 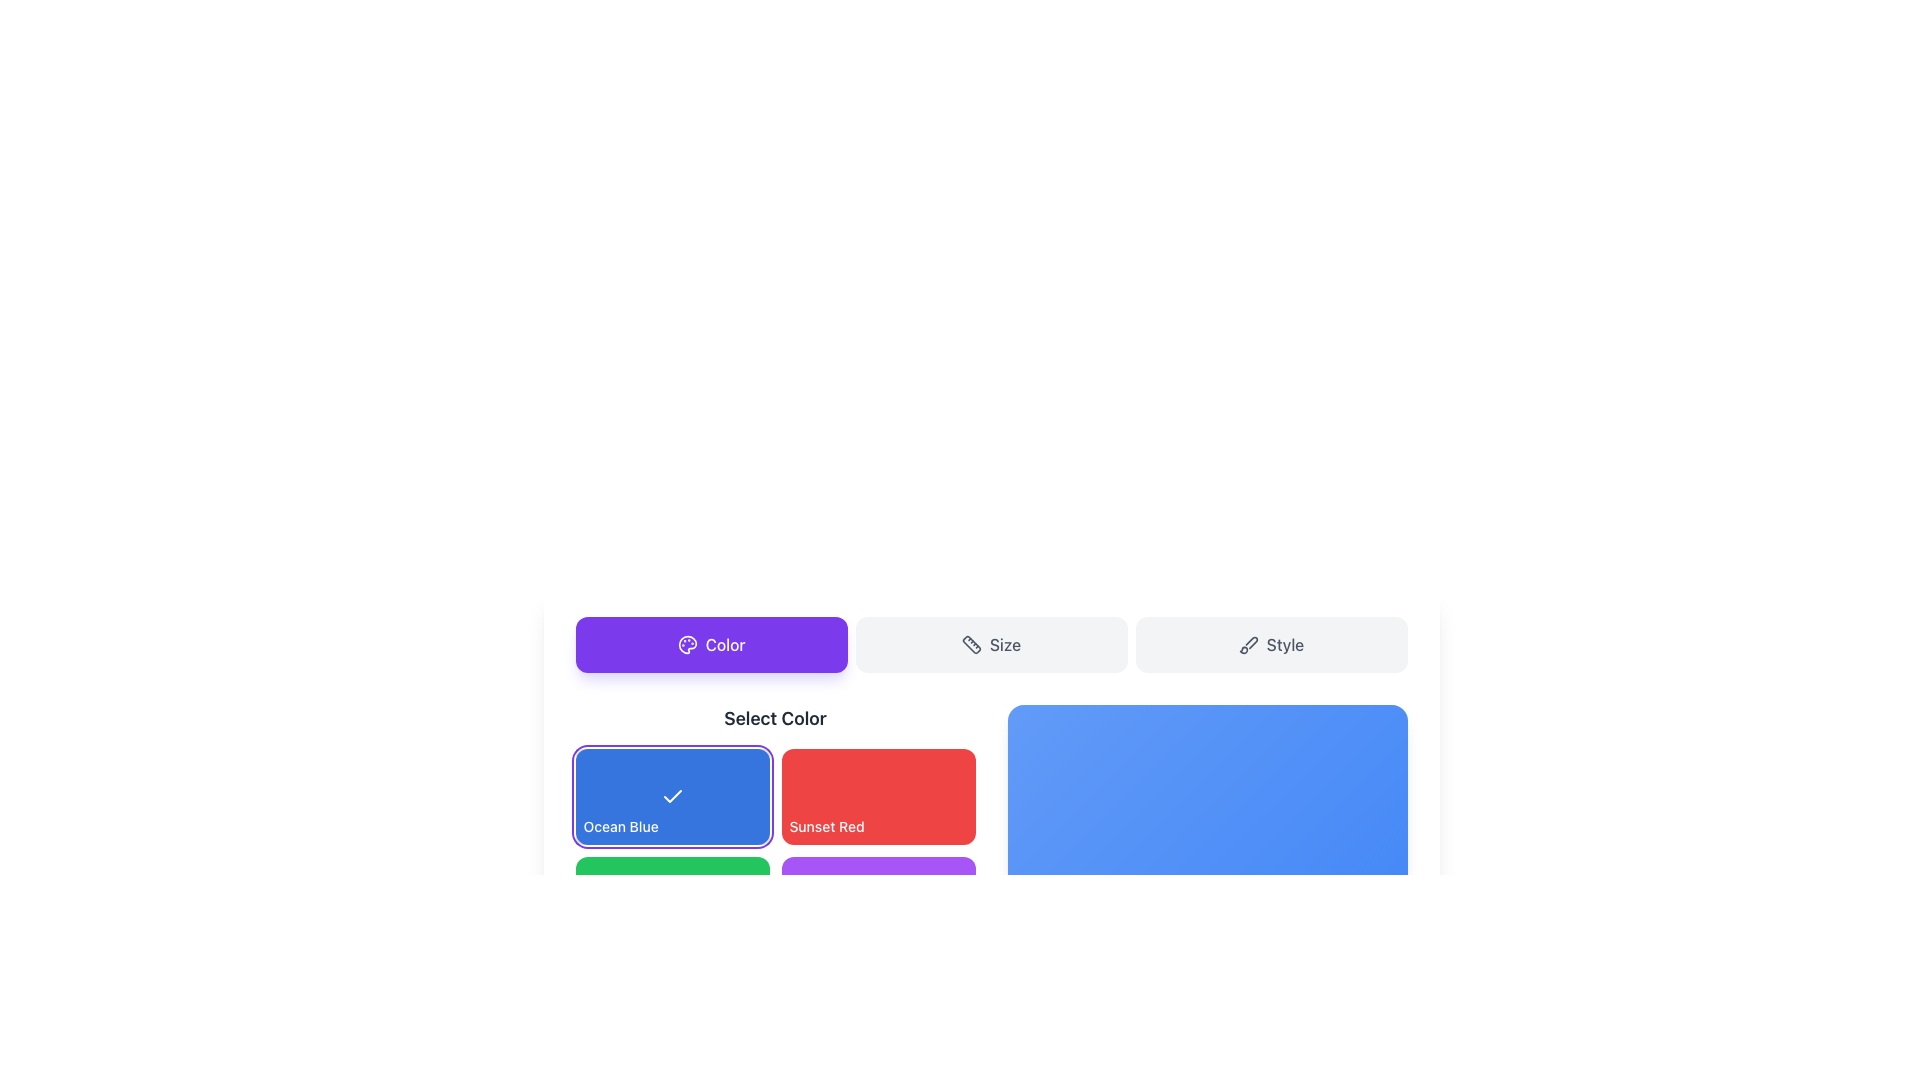 What do you see at coordinates (672, 796) in the screenshot?
I see `the white checkmark icon located within the blue 'Ocean Blue' card in the 'Select Color' section to interact with it` at bounding box center [672, 796].